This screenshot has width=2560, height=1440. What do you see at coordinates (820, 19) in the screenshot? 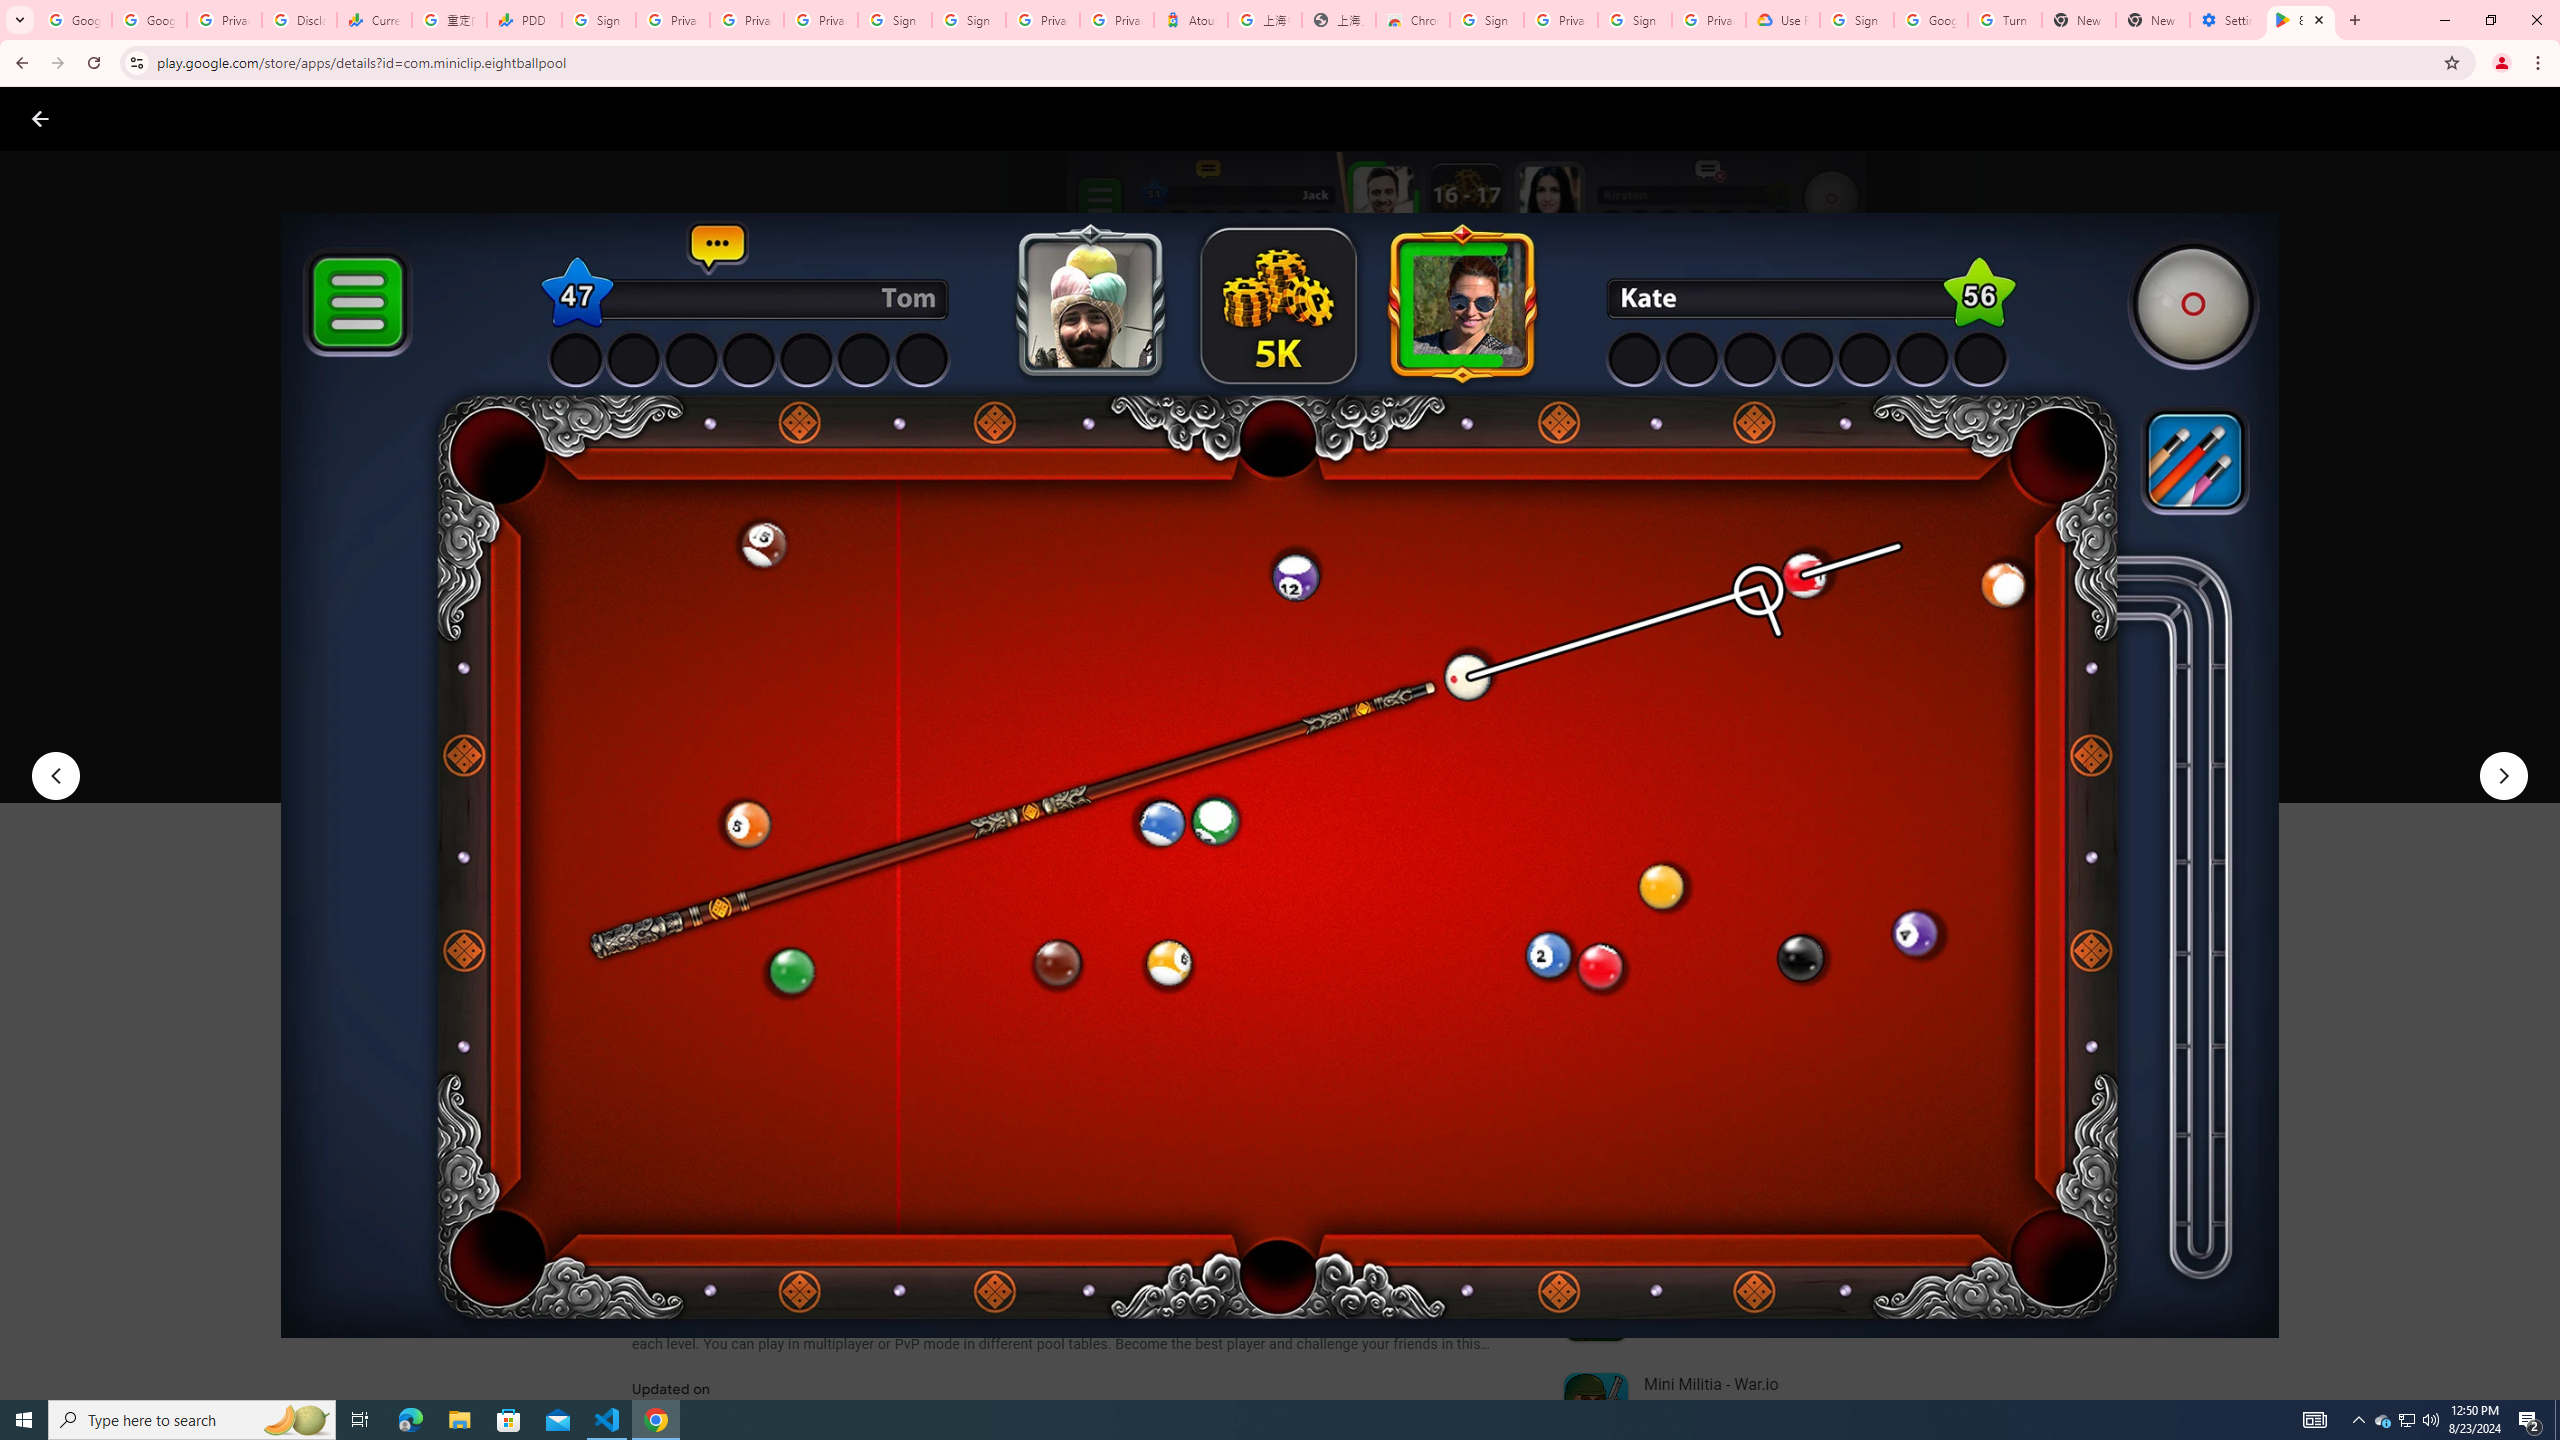
I see `'Privacy Checkup'` at bounding box center [820, 19].